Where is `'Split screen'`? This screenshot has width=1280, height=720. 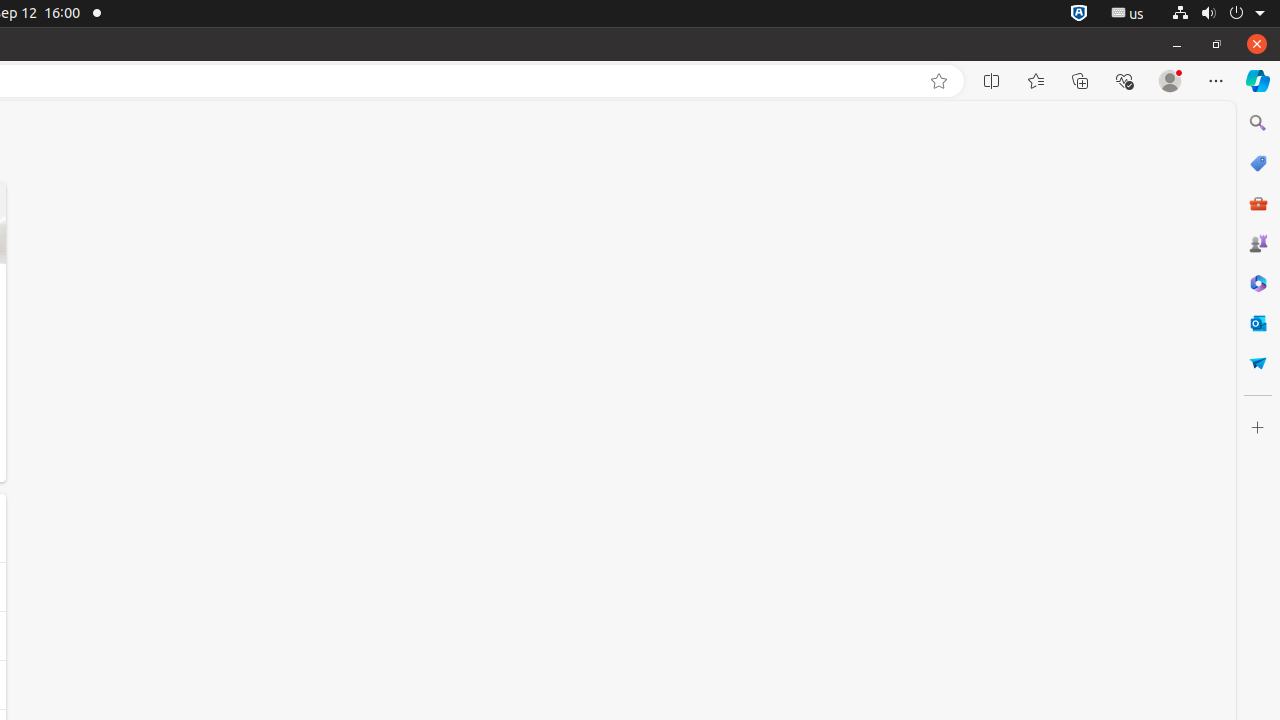
'Split screen' is located at coordinates (992, 80).